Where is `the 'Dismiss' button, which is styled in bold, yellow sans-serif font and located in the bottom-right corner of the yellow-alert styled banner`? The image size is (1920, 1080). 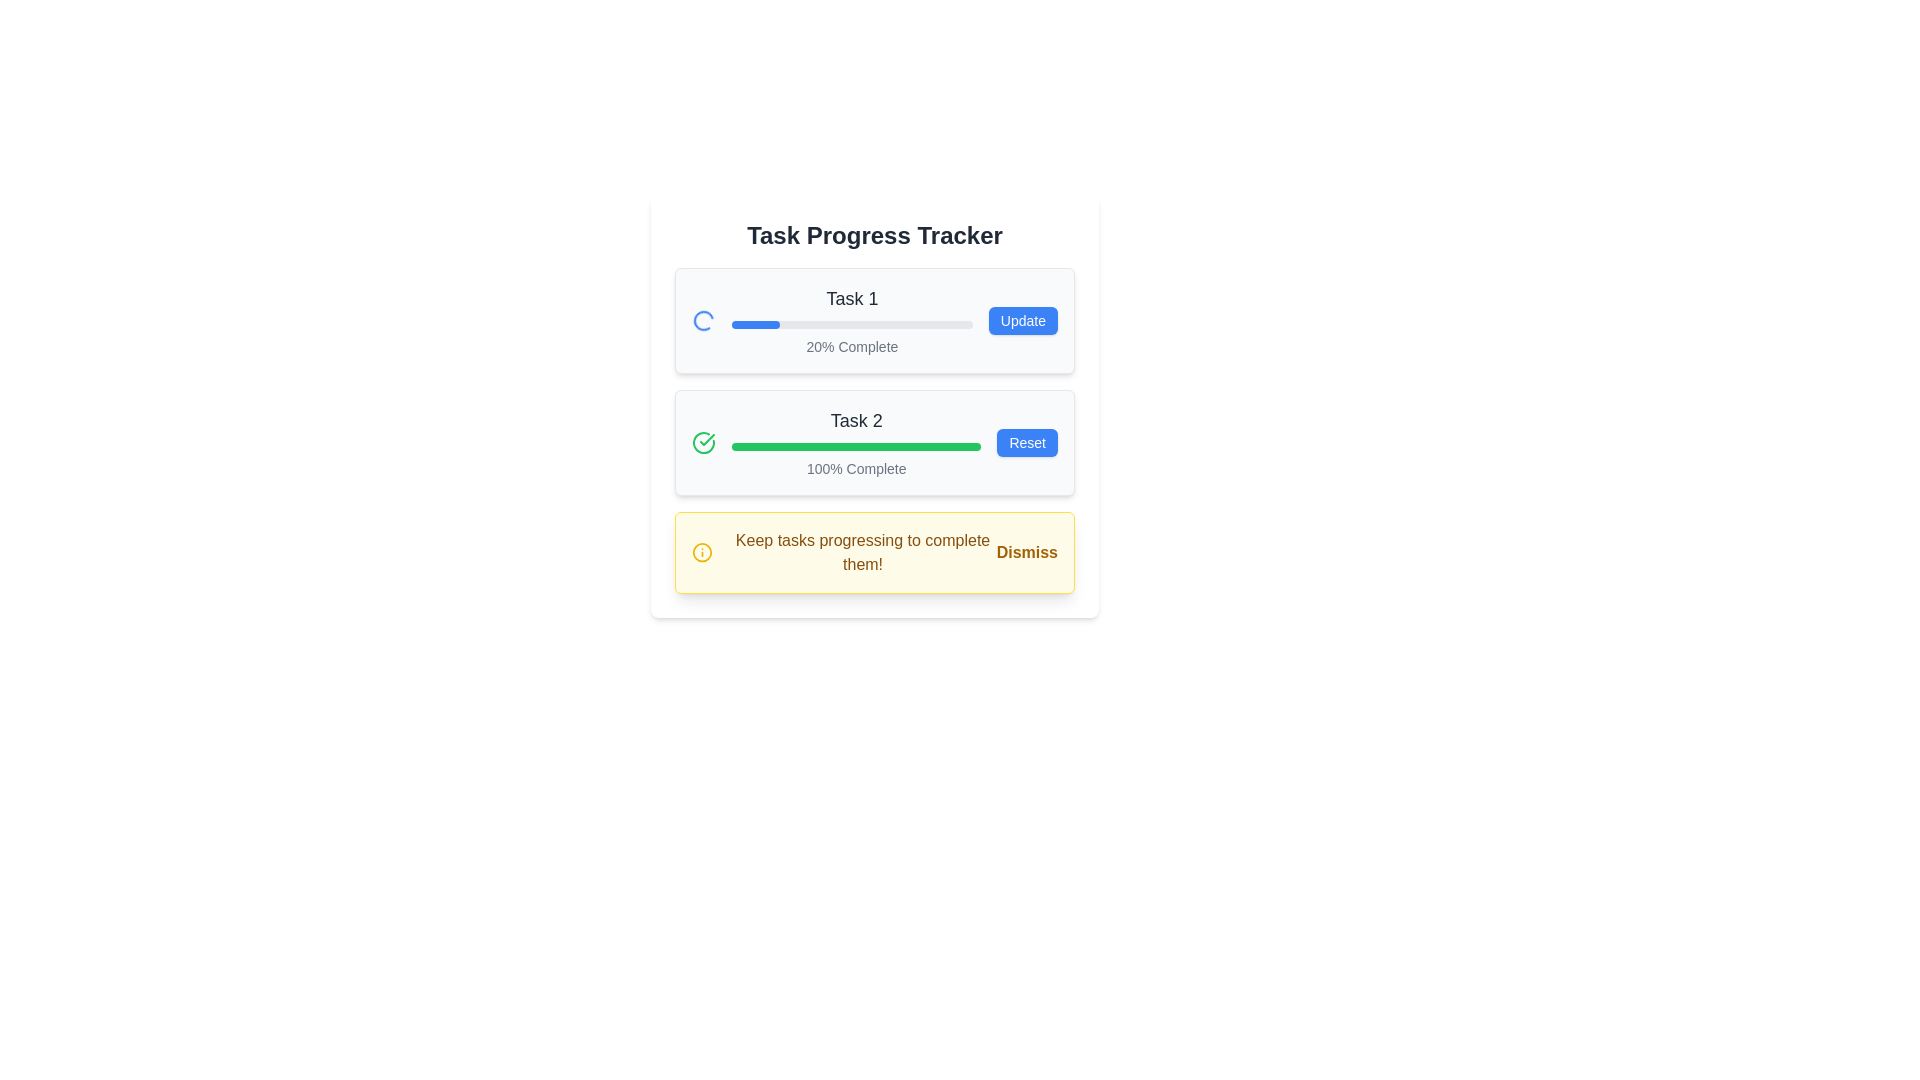 the 'Dismiss' button, which is styled in bold, yellow sans-serif font and located in the bottom-right corner of the yellow-alert styled banner is located at coordinates (1027, 552).